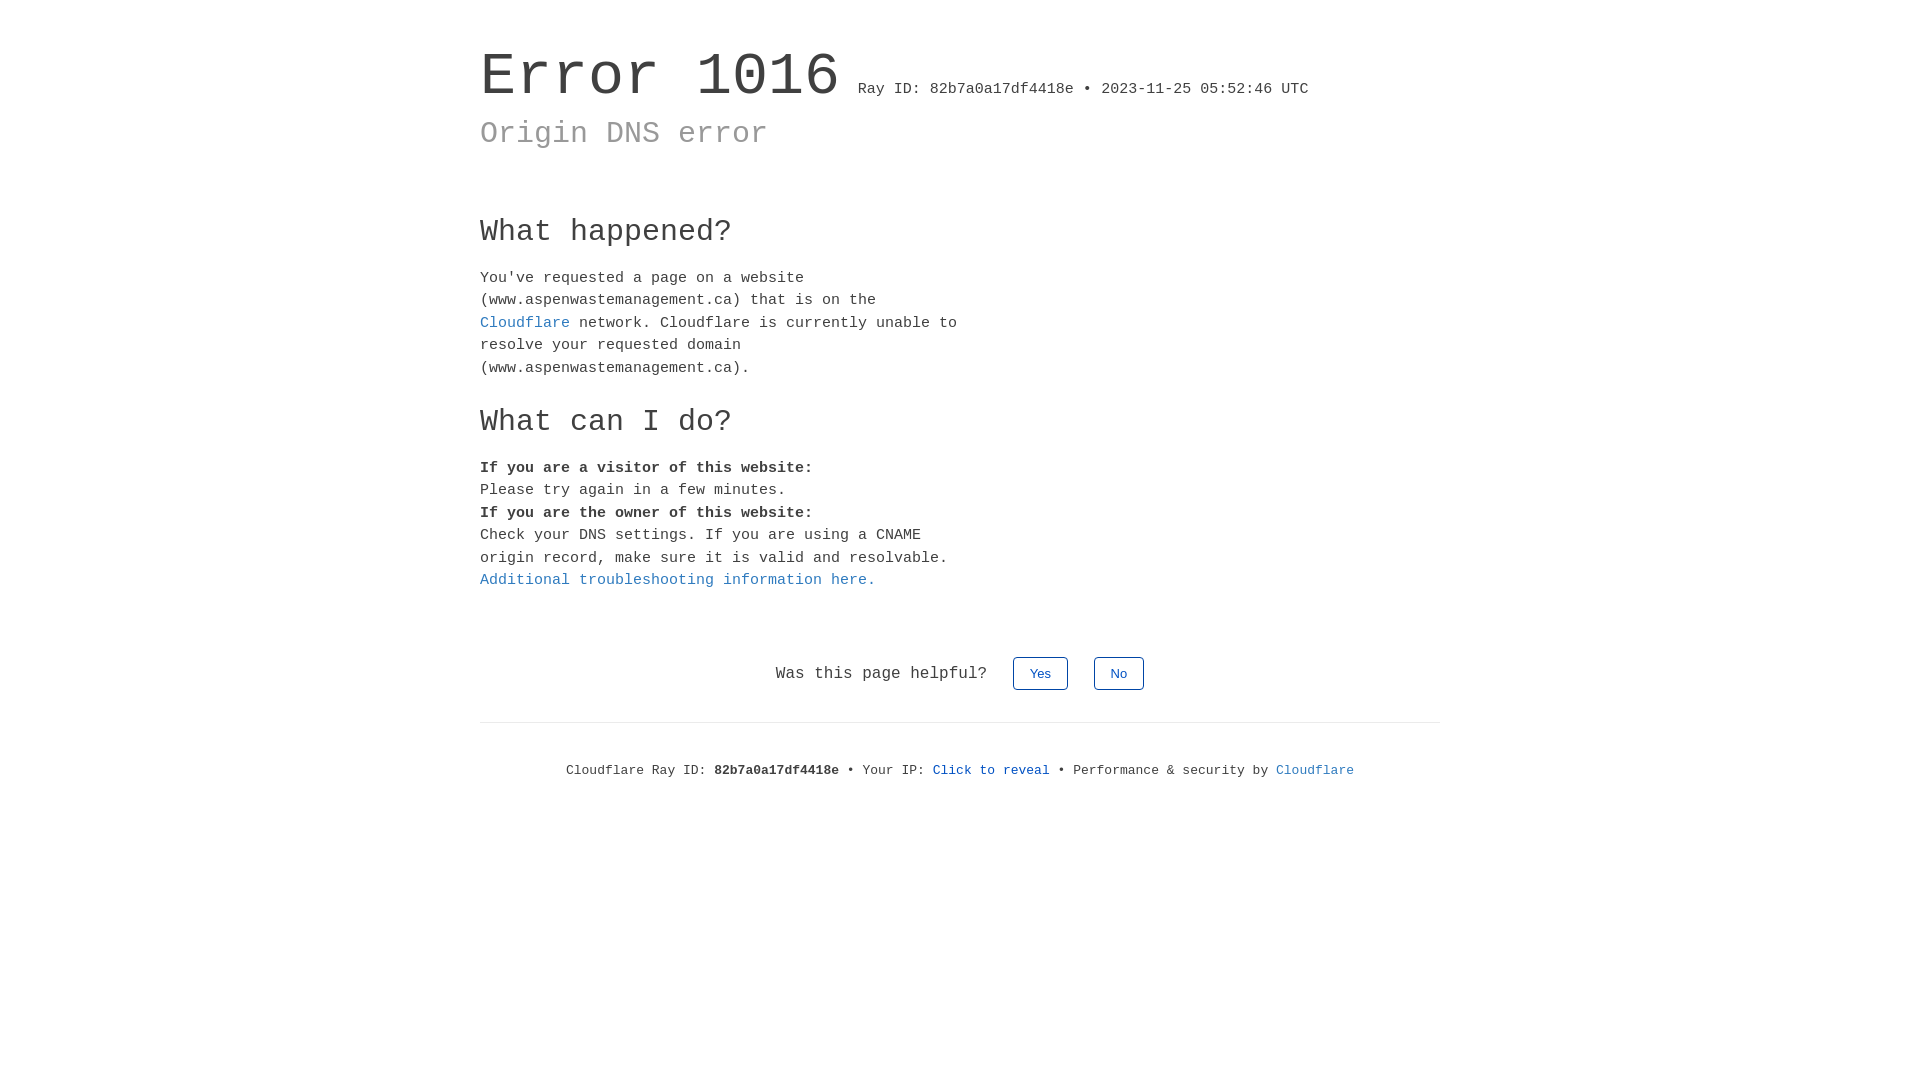 This screenshot has width=1920, height=1080. I want to click on 'Additional troubleshooting information here.', so click(677, 580).